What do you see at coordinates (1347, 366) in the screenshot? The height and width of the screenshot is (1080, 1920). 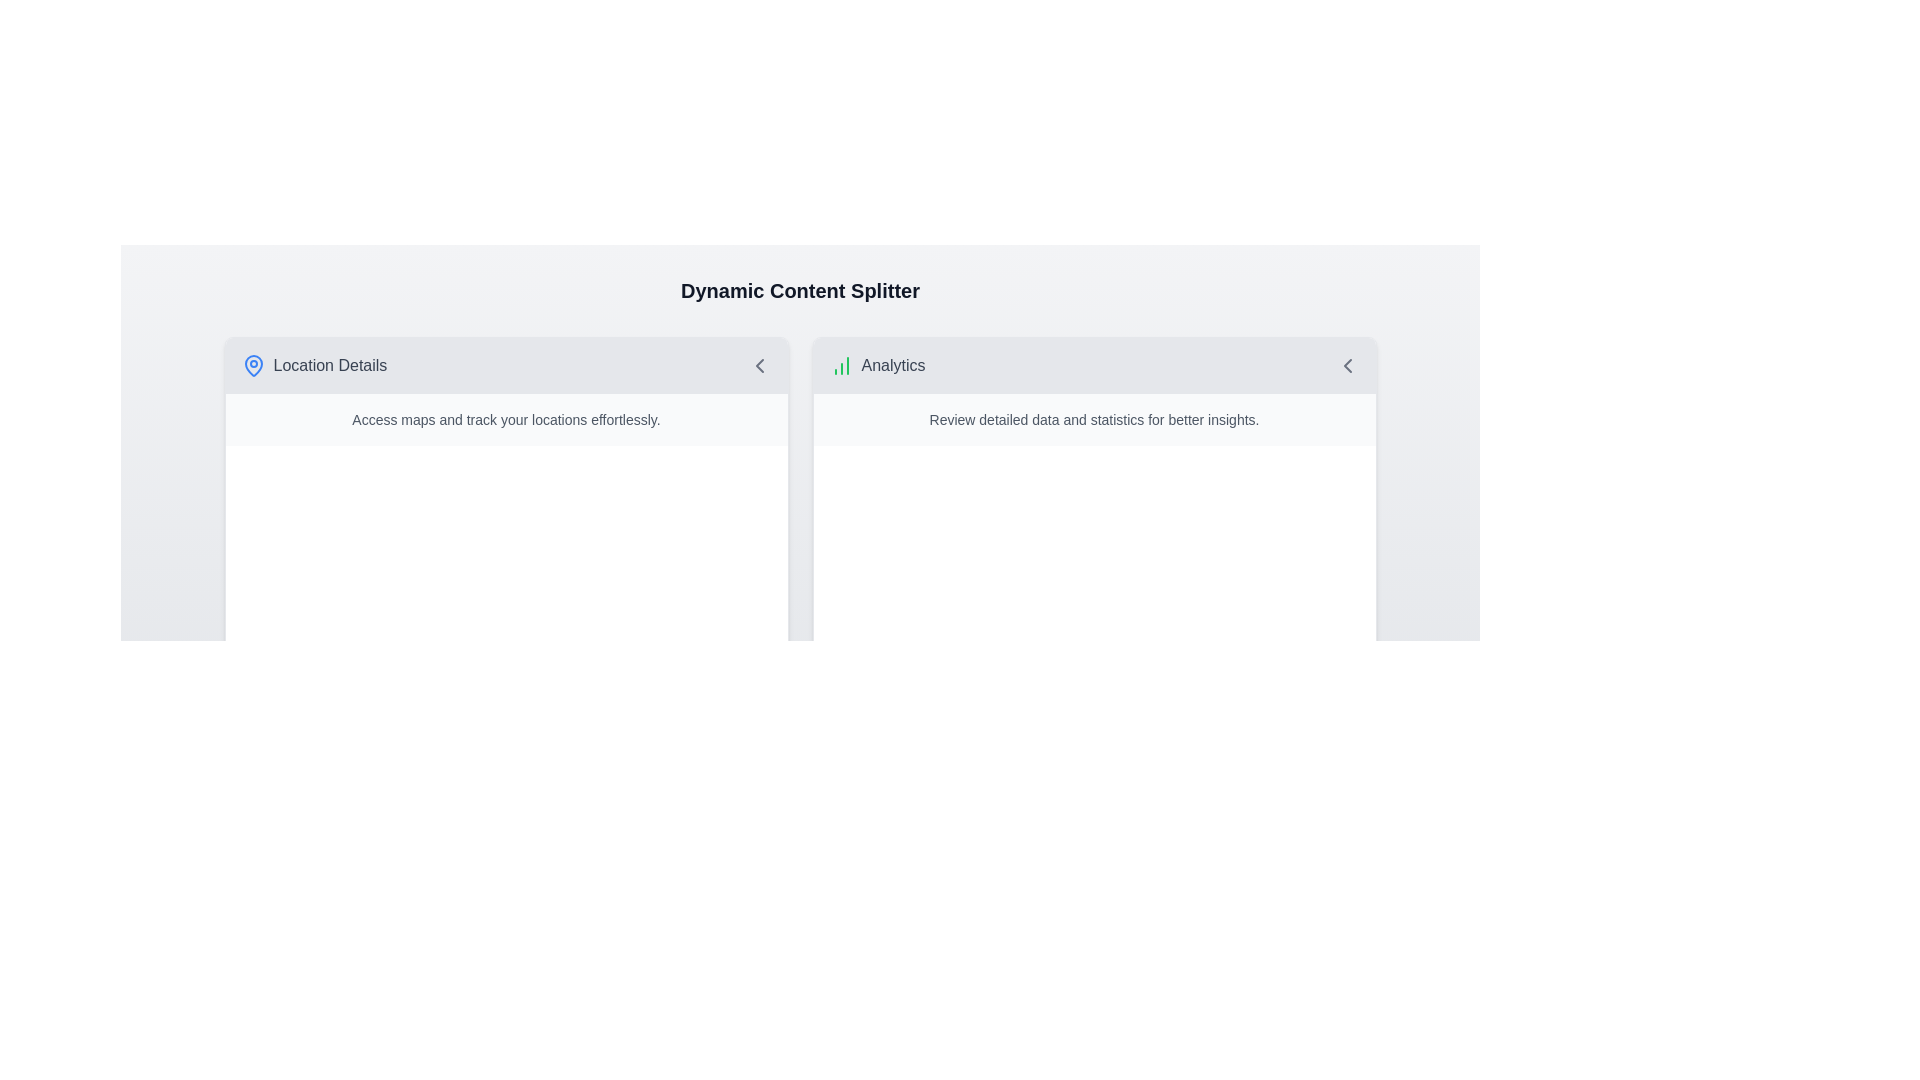 I see `the 'back' button arrow SVG icon located on the left side of the header section, adjacent to the 'Location Details' panel tab` at bounding box center [1347, 366].